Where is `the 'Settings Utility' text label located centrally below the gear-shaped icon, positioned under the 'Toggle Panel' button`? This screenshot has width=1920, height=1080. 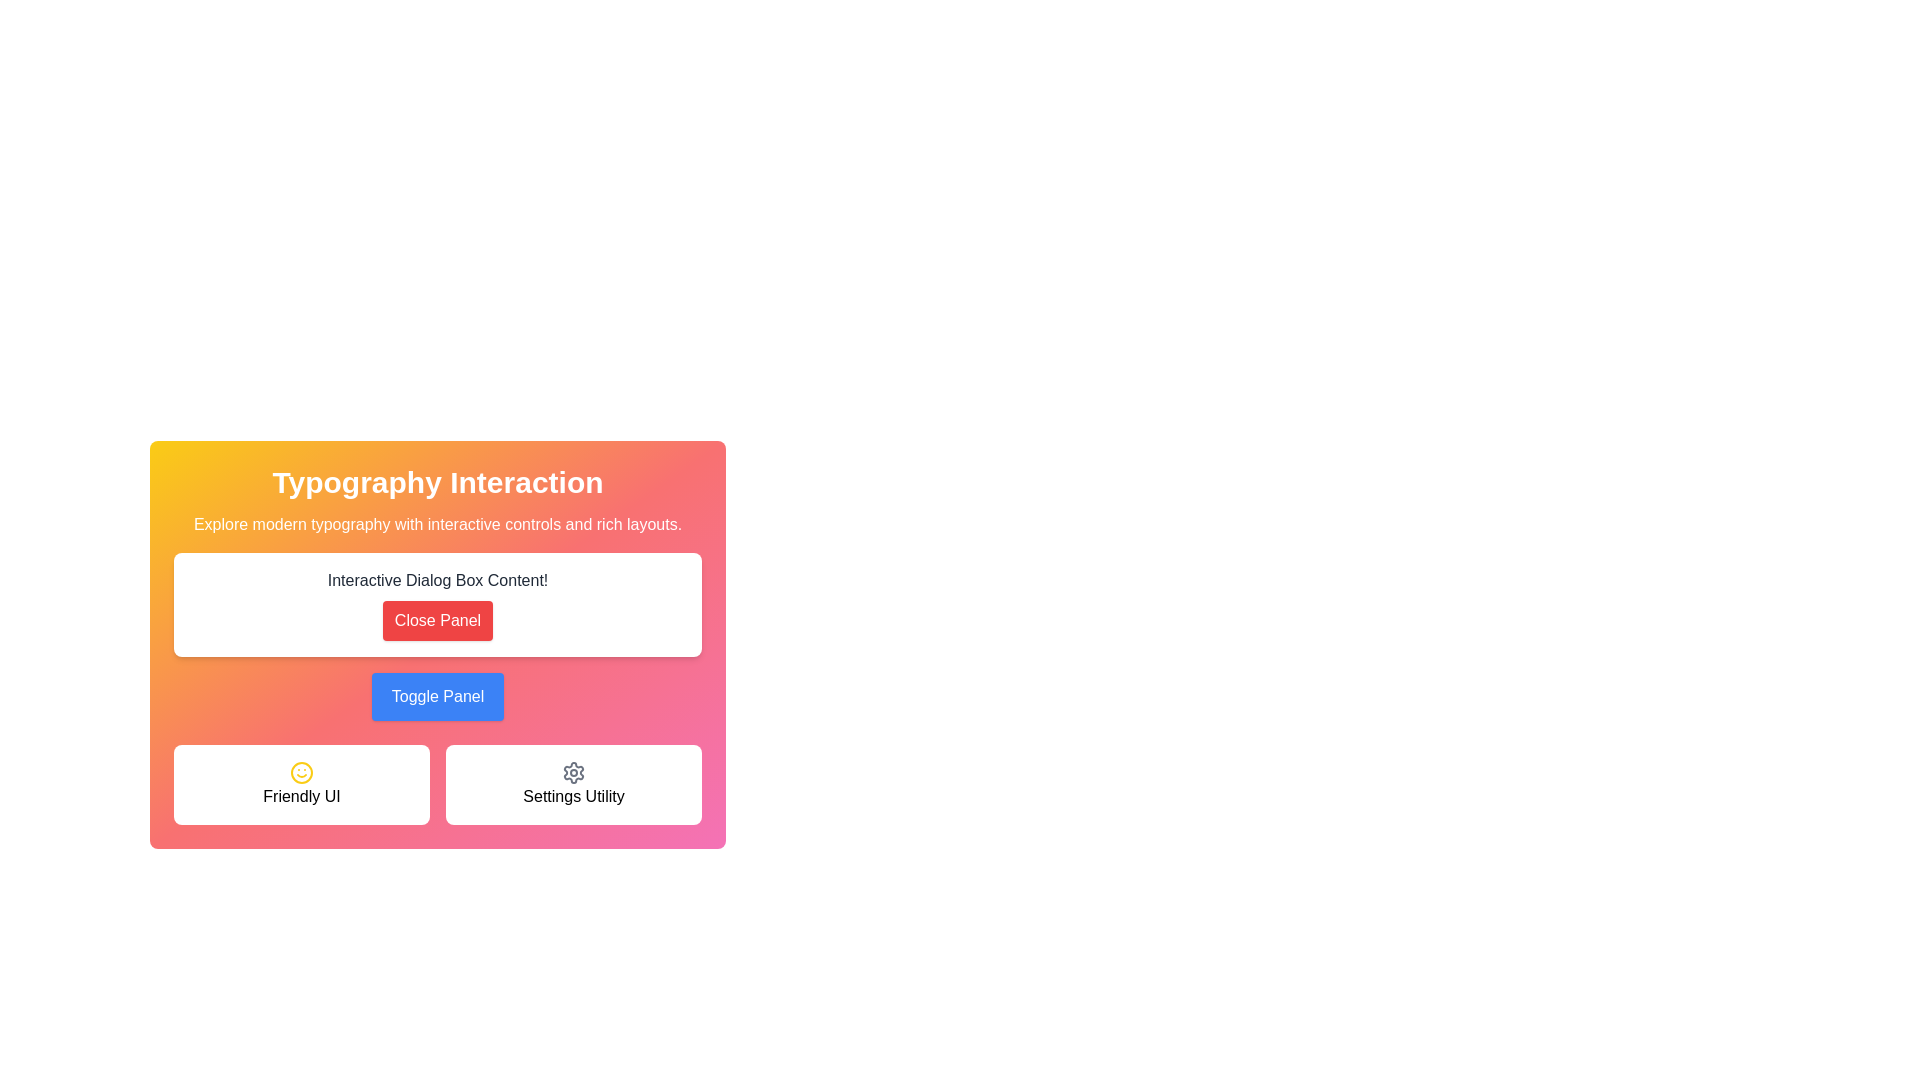
the 'Settings Utility' text label located centrally below the gear-shaped icon, positioned under the 'Toggle Panel' button is located at coordinates (573, 796).